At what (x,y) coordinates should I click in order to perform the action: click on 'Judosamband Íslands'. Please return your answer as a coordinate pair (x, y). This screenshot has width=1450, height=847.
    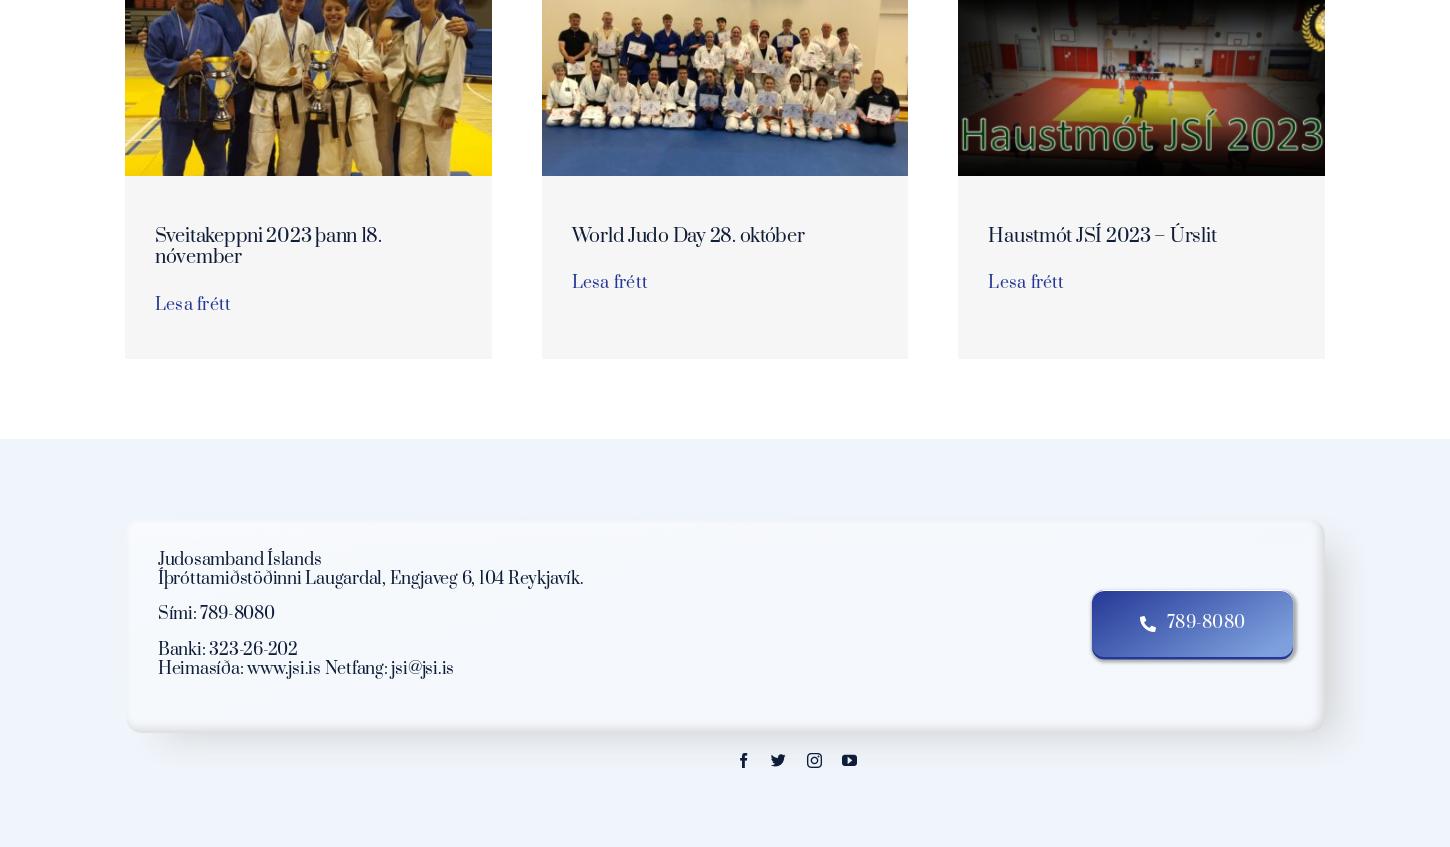
    Looking at the image, I should click on (237, 560).